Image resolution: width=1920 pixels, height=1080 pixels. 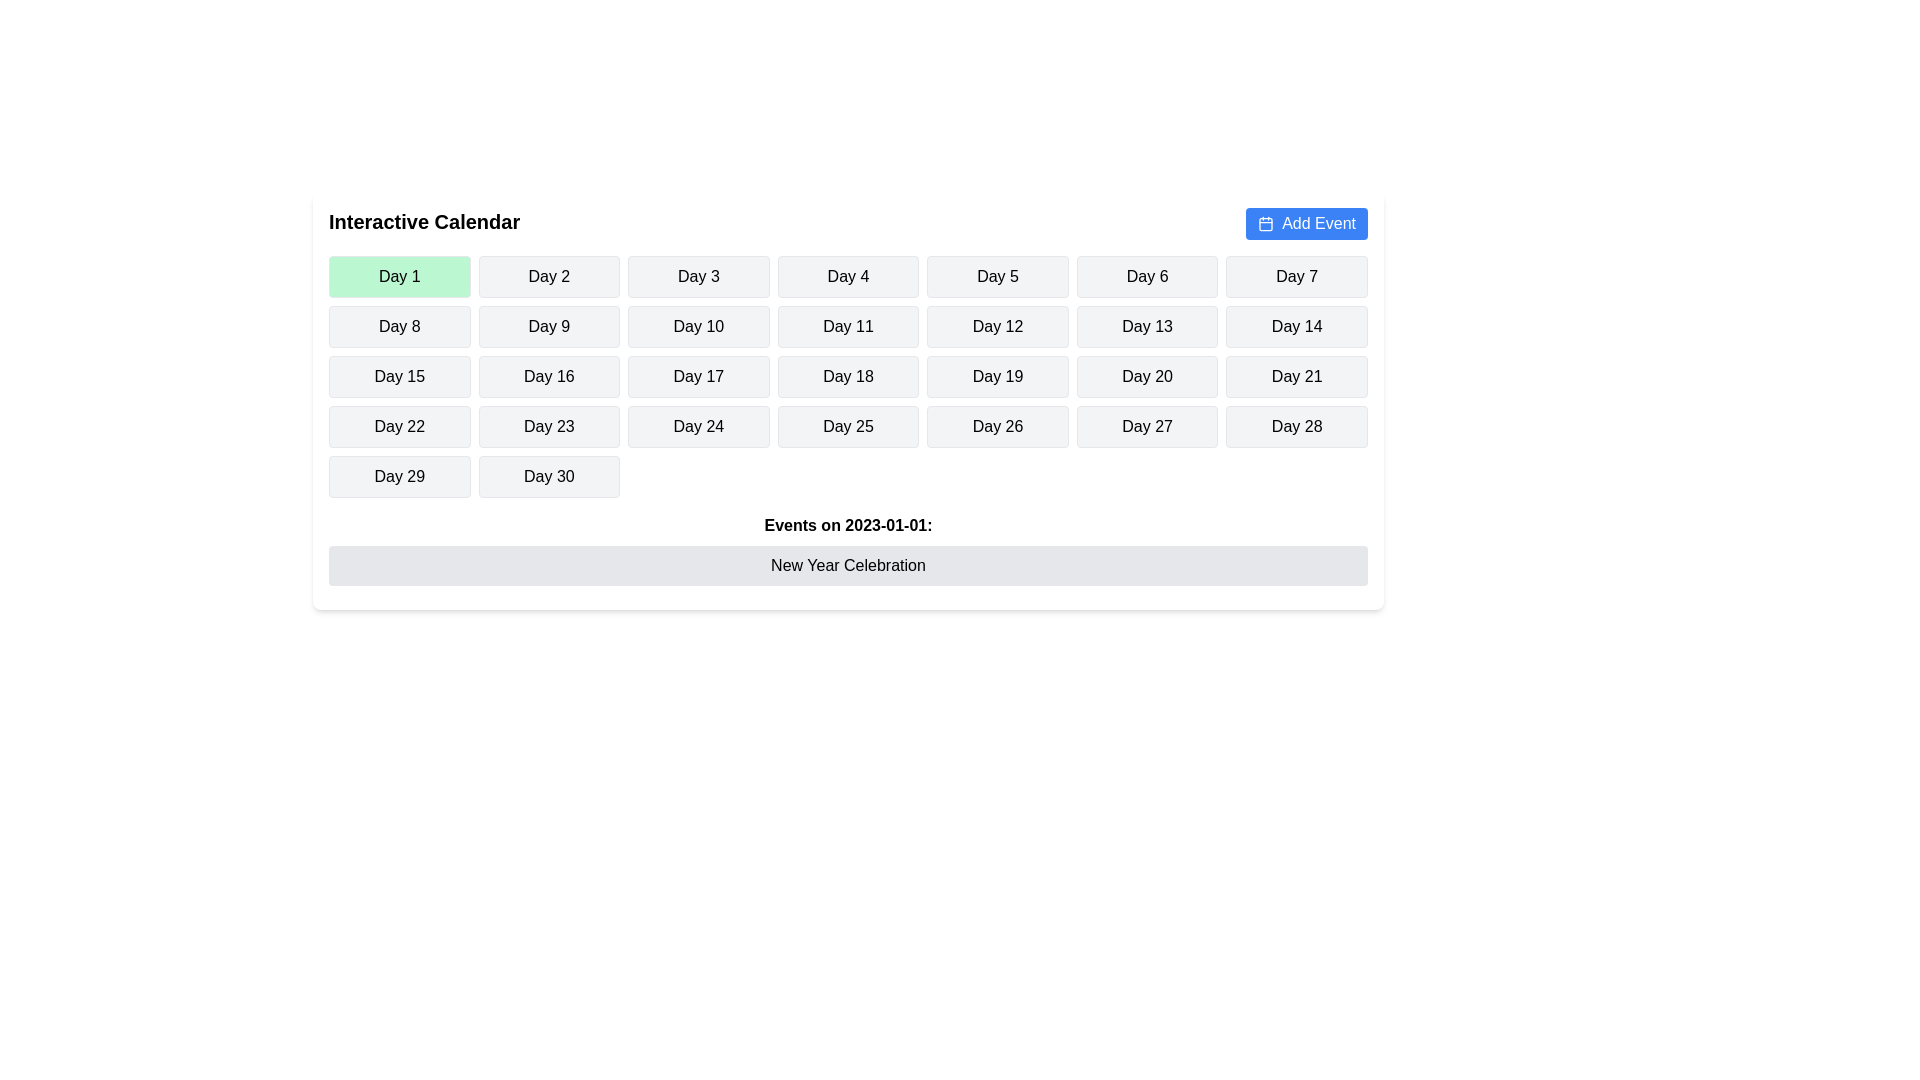 What do you see at coordinates (998, 426) in the screenshot?
I see `the button representing the 26th day in the interactive calendar` at bounding box center [998, 426].